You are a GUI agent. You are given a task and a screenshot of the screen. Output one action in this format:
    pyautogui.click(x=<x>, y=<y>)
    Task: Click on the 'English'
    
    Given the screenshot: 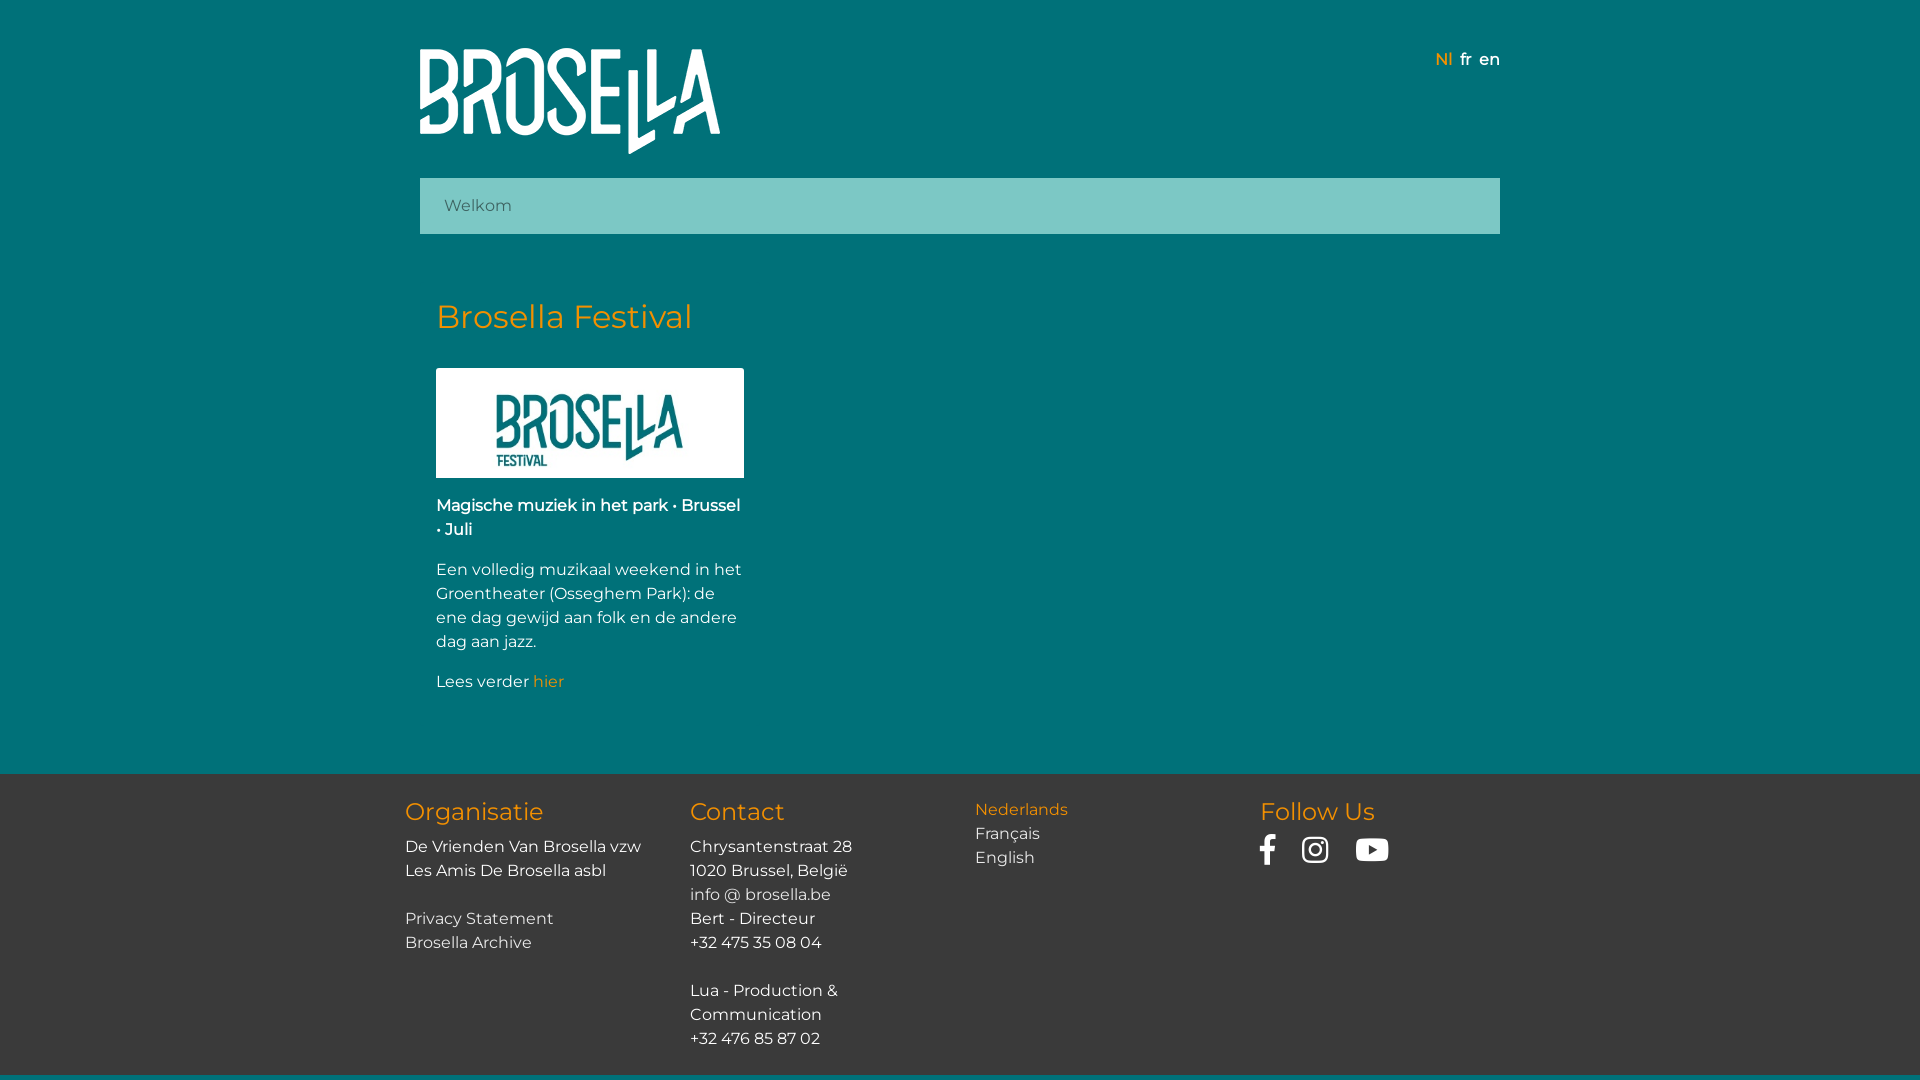 What is the action you would take?
    pyautogui.click(x=974, y=856)
    